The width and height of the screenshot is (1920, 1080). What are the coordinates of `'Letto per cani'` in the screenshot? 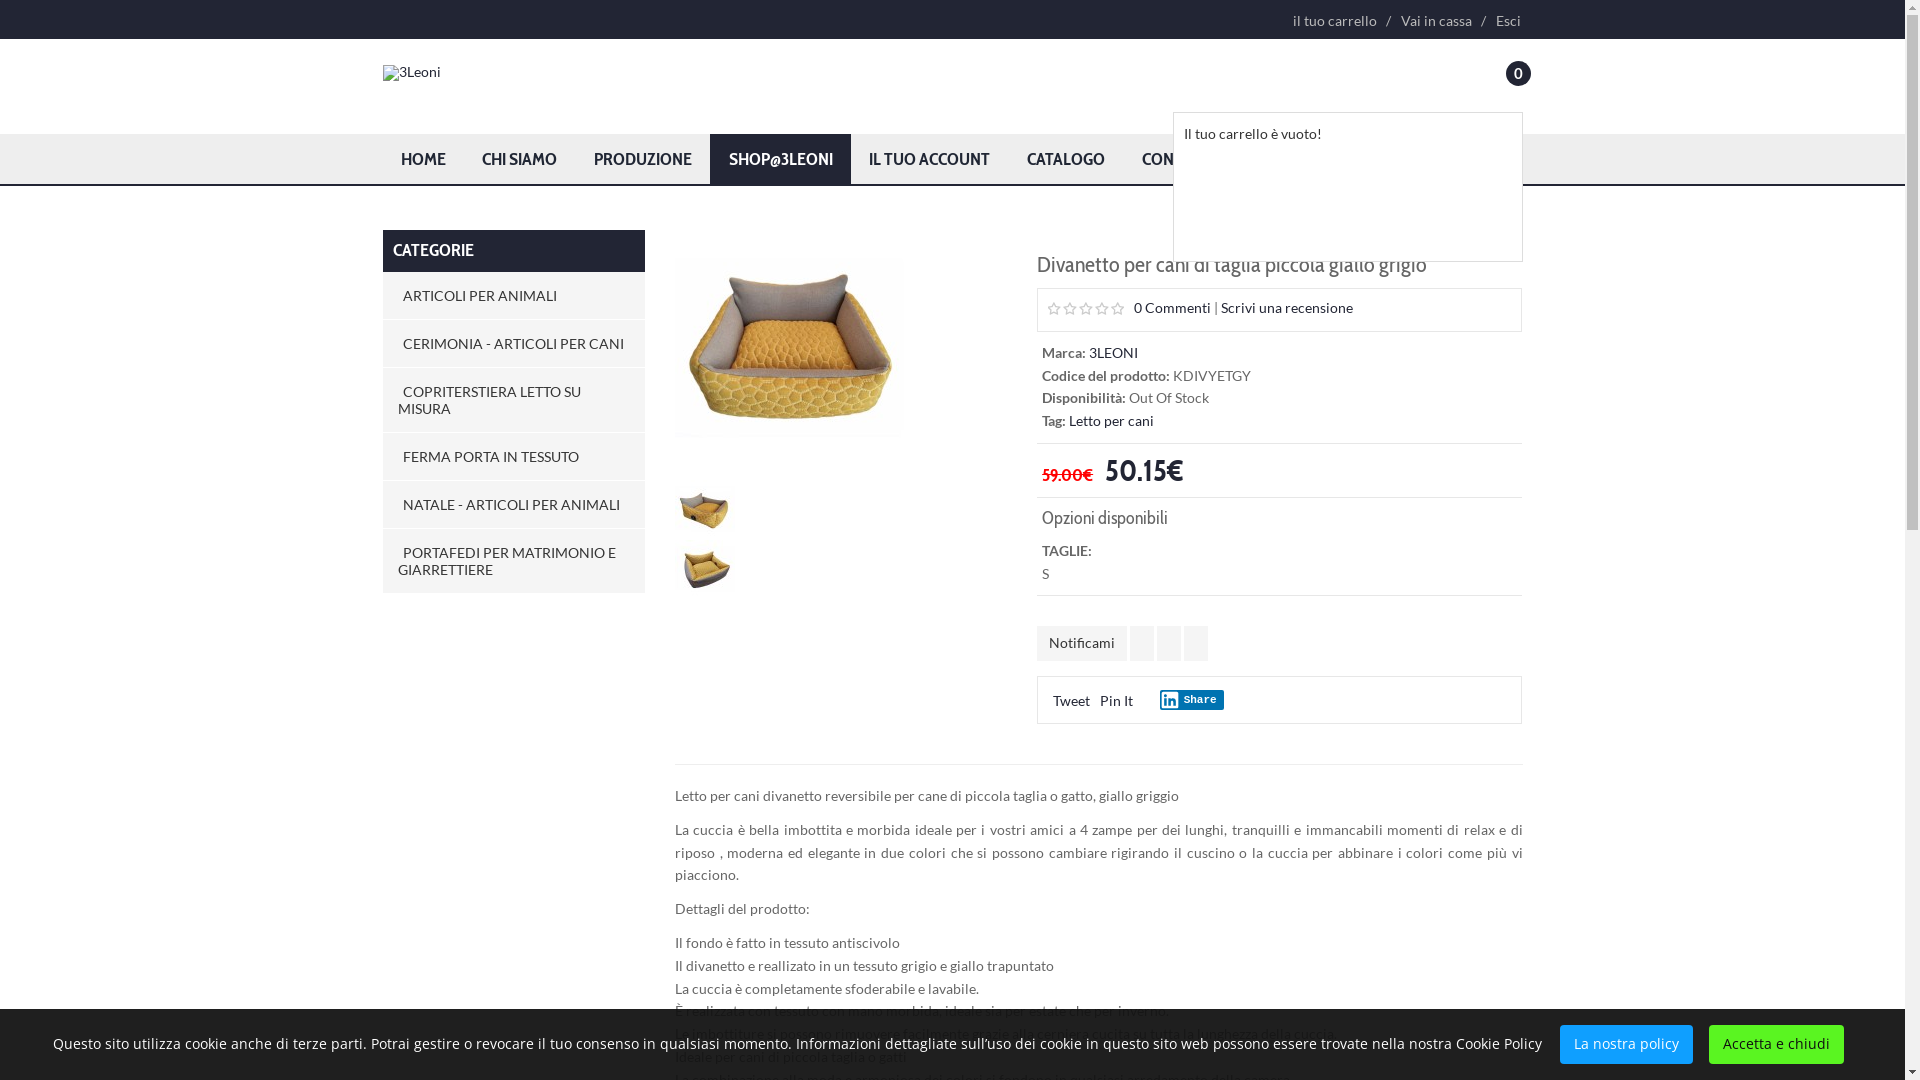 It's located at (1110, 419).